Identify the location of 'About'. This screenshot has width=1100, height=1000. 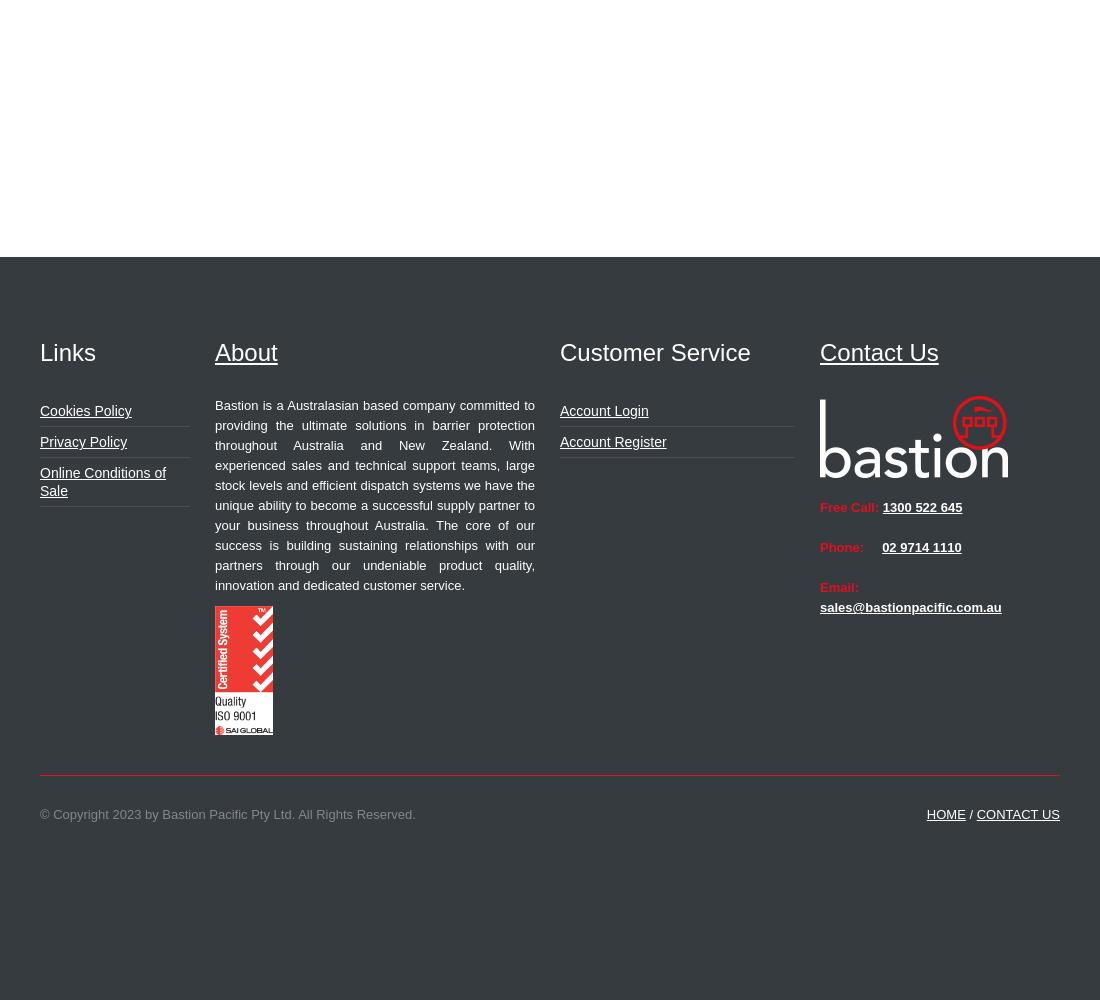
(245, 351).